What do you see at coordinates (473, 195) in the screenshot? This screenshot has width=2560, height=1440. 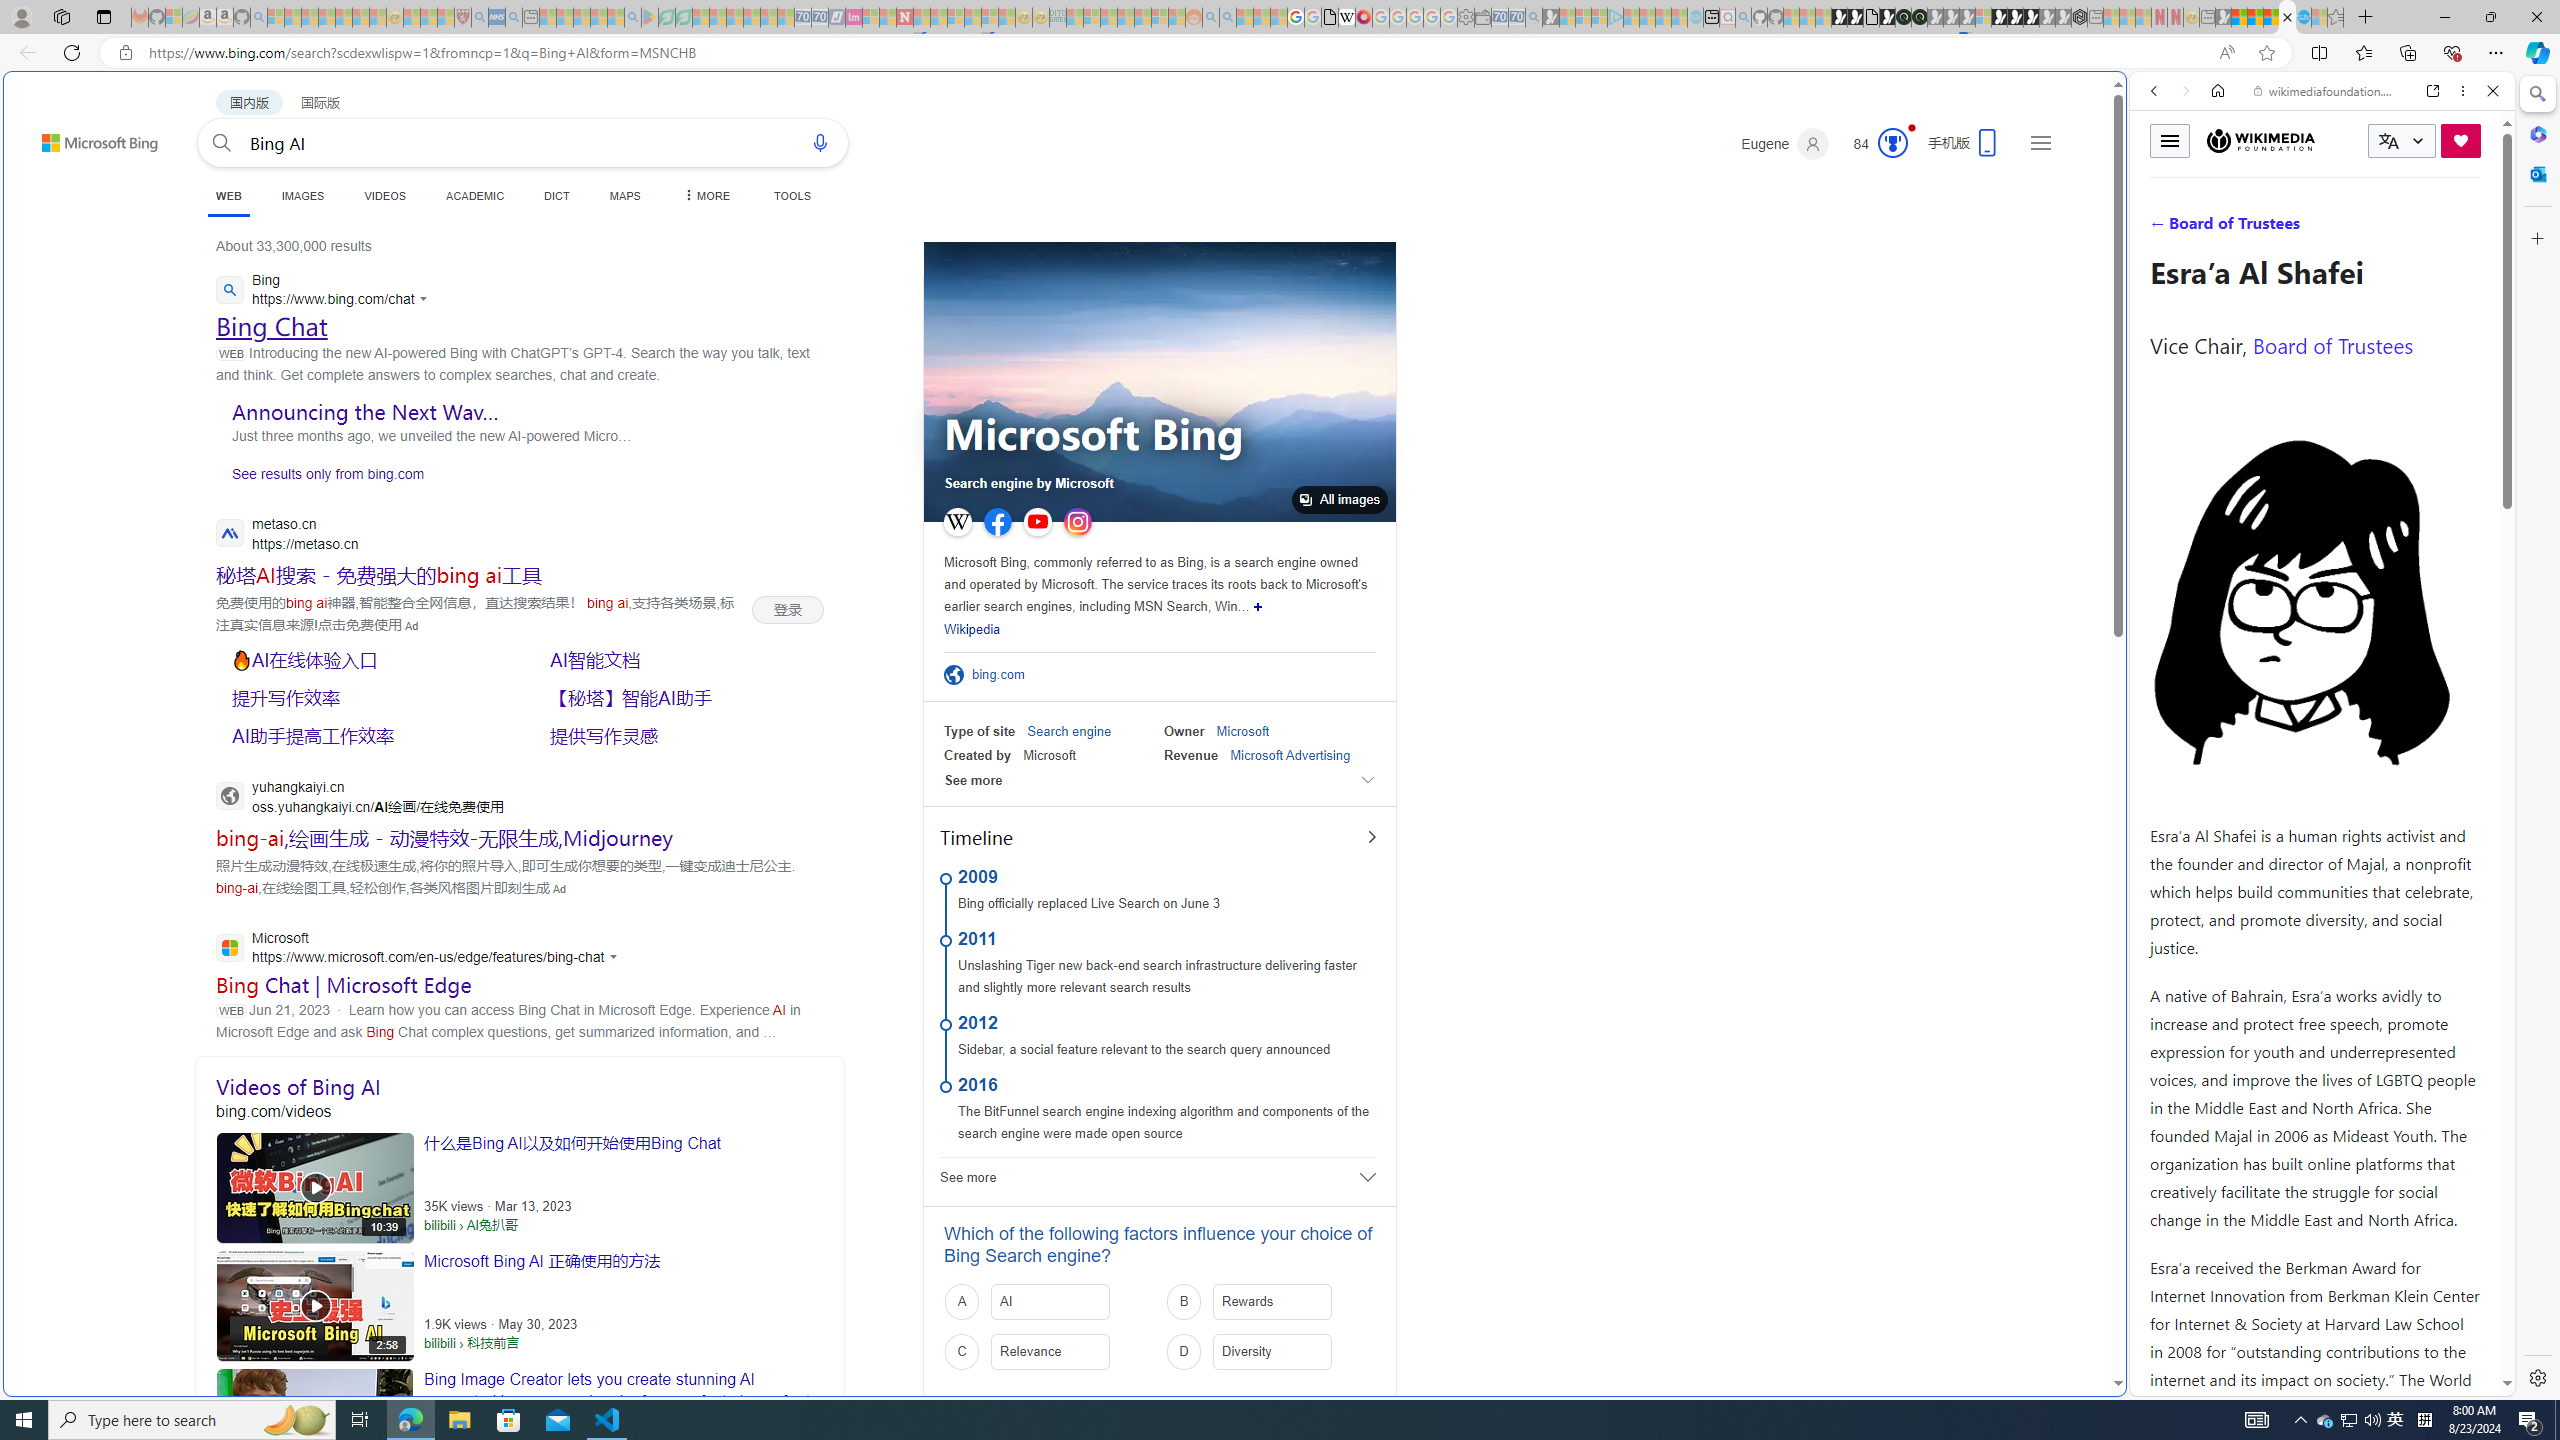 I see `'ACADEMIC'` at bounding box center [473, 195].